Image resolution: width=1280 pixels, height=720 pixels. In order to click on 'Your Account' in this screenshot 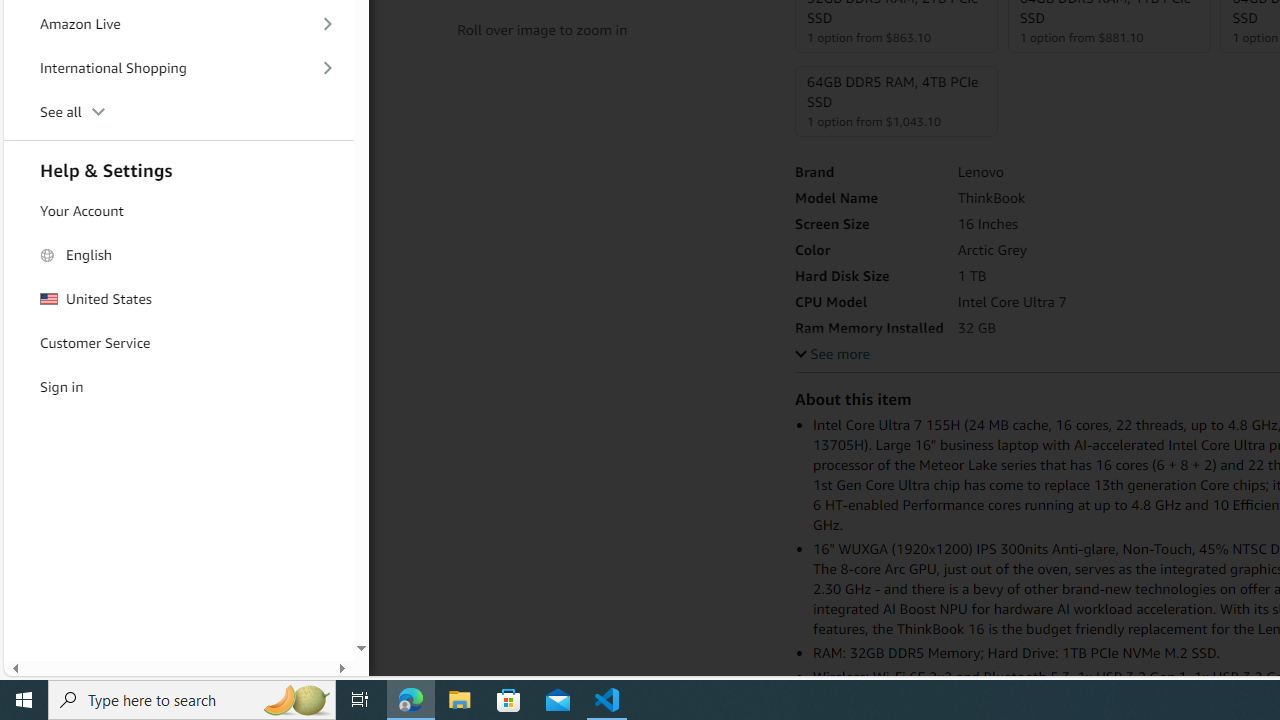, I will do `click(179, 210)`.